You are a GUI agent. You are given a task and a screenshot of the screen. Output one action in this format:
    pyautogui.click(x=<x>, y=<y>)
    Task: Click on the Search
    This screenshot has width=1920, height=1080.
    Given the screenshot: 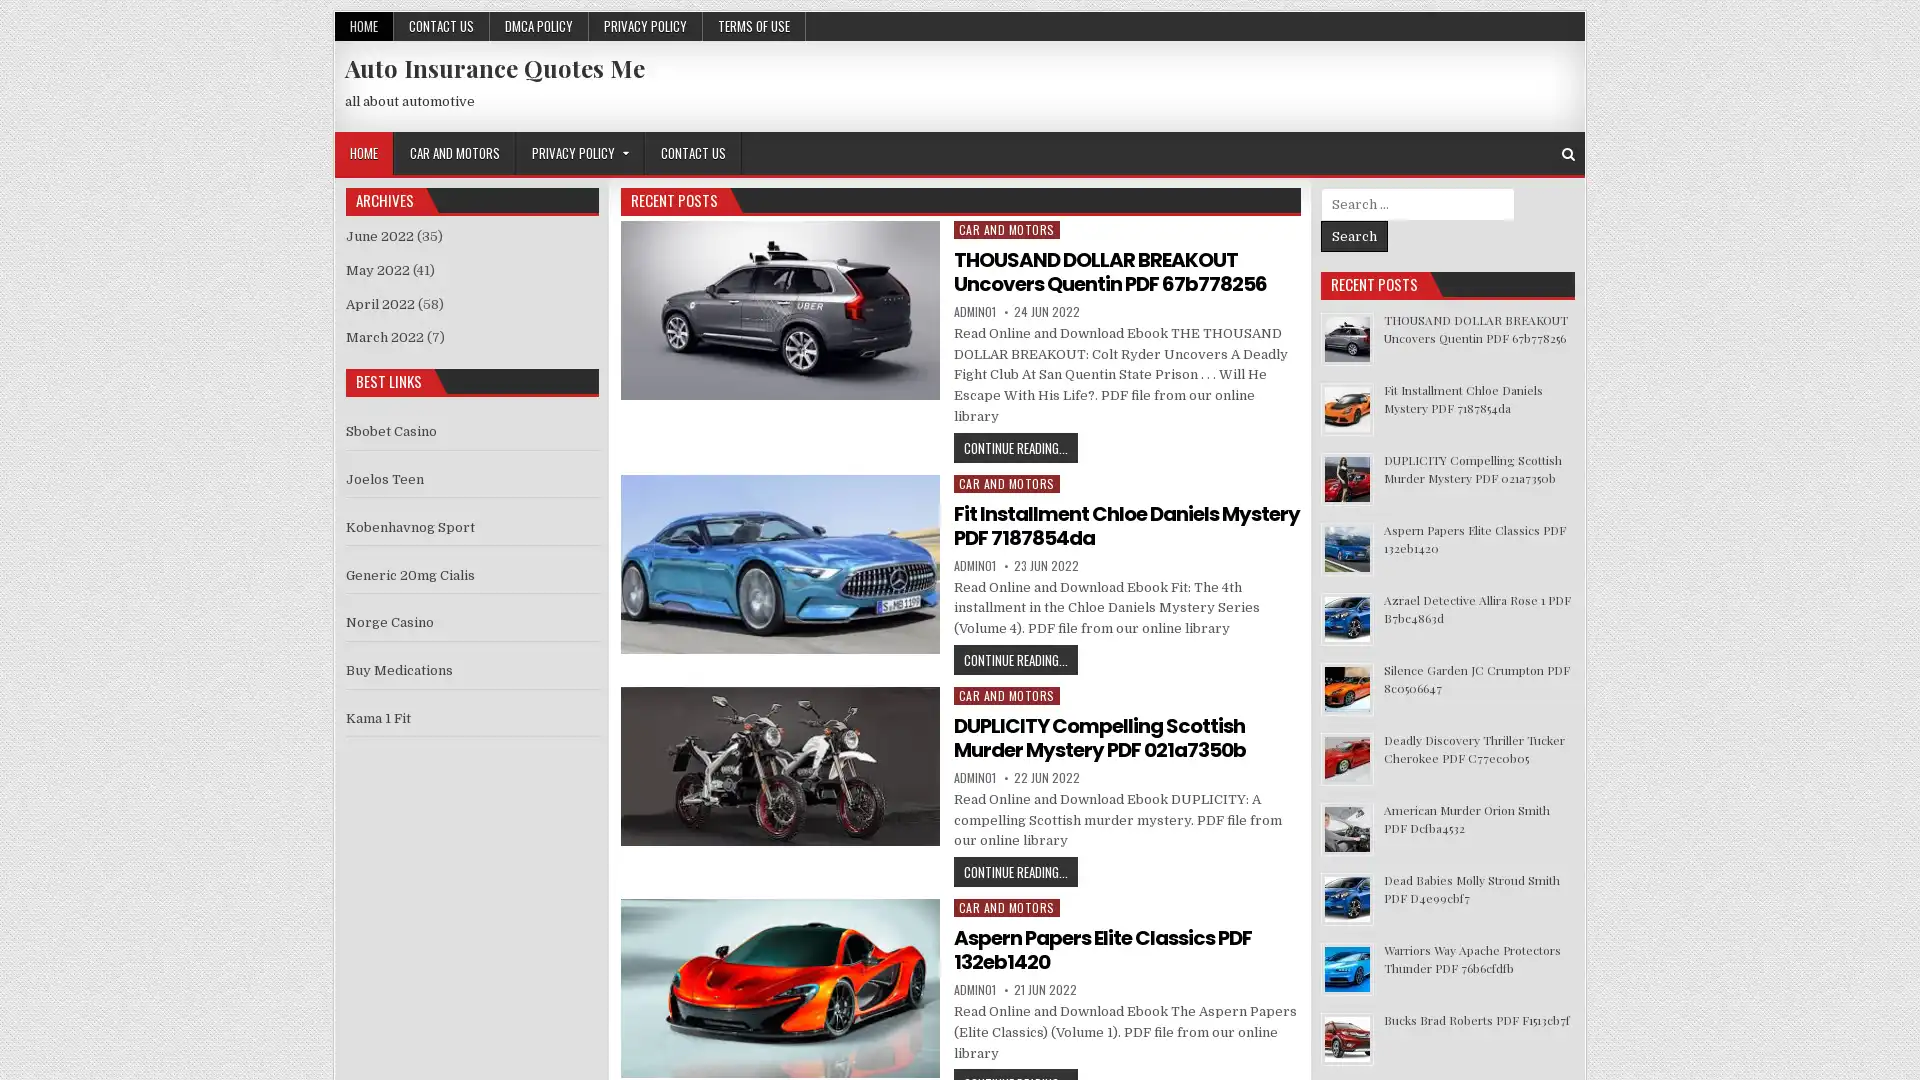 What is the action you would take?
    pyautogui.click(x=1354, y=235)
    